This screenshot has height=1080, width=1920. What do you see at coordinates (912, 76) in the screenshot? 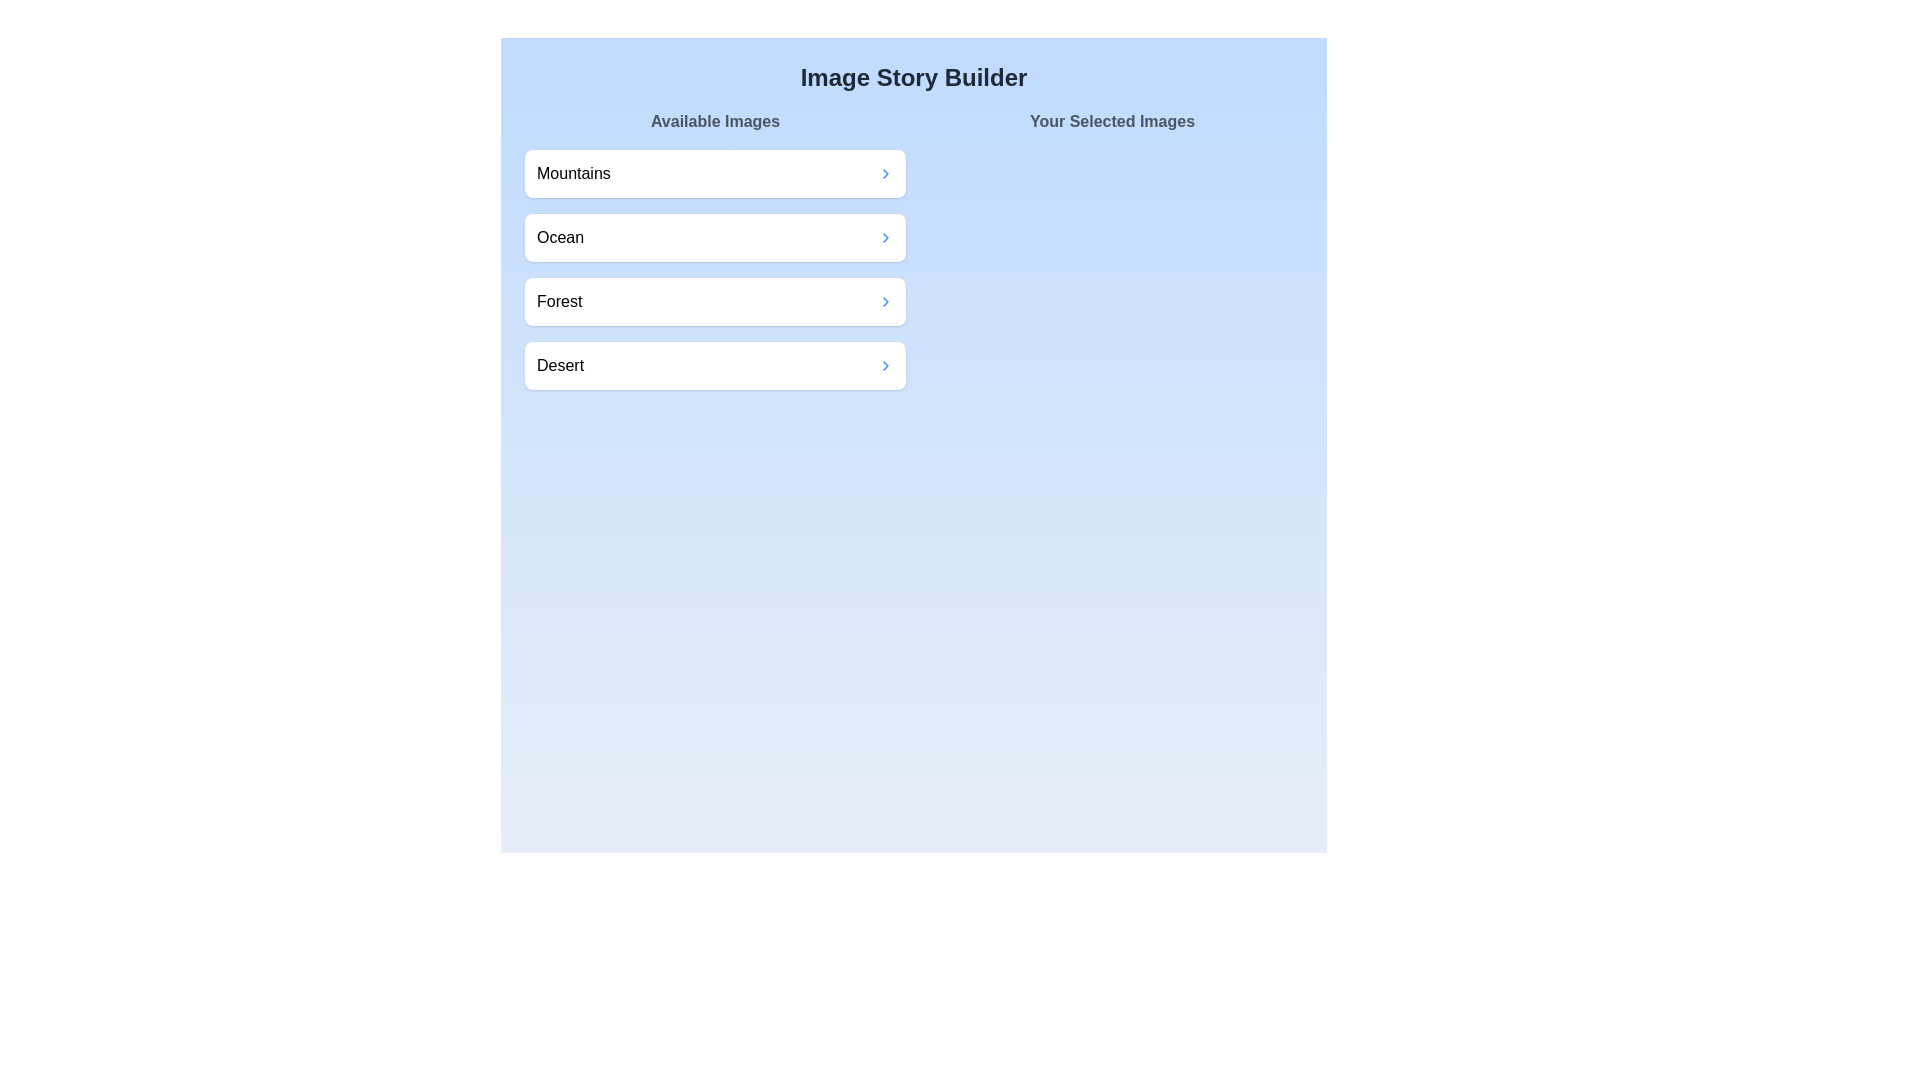
I see `the heading Image Story Builder` at bounding box center [912, 76].